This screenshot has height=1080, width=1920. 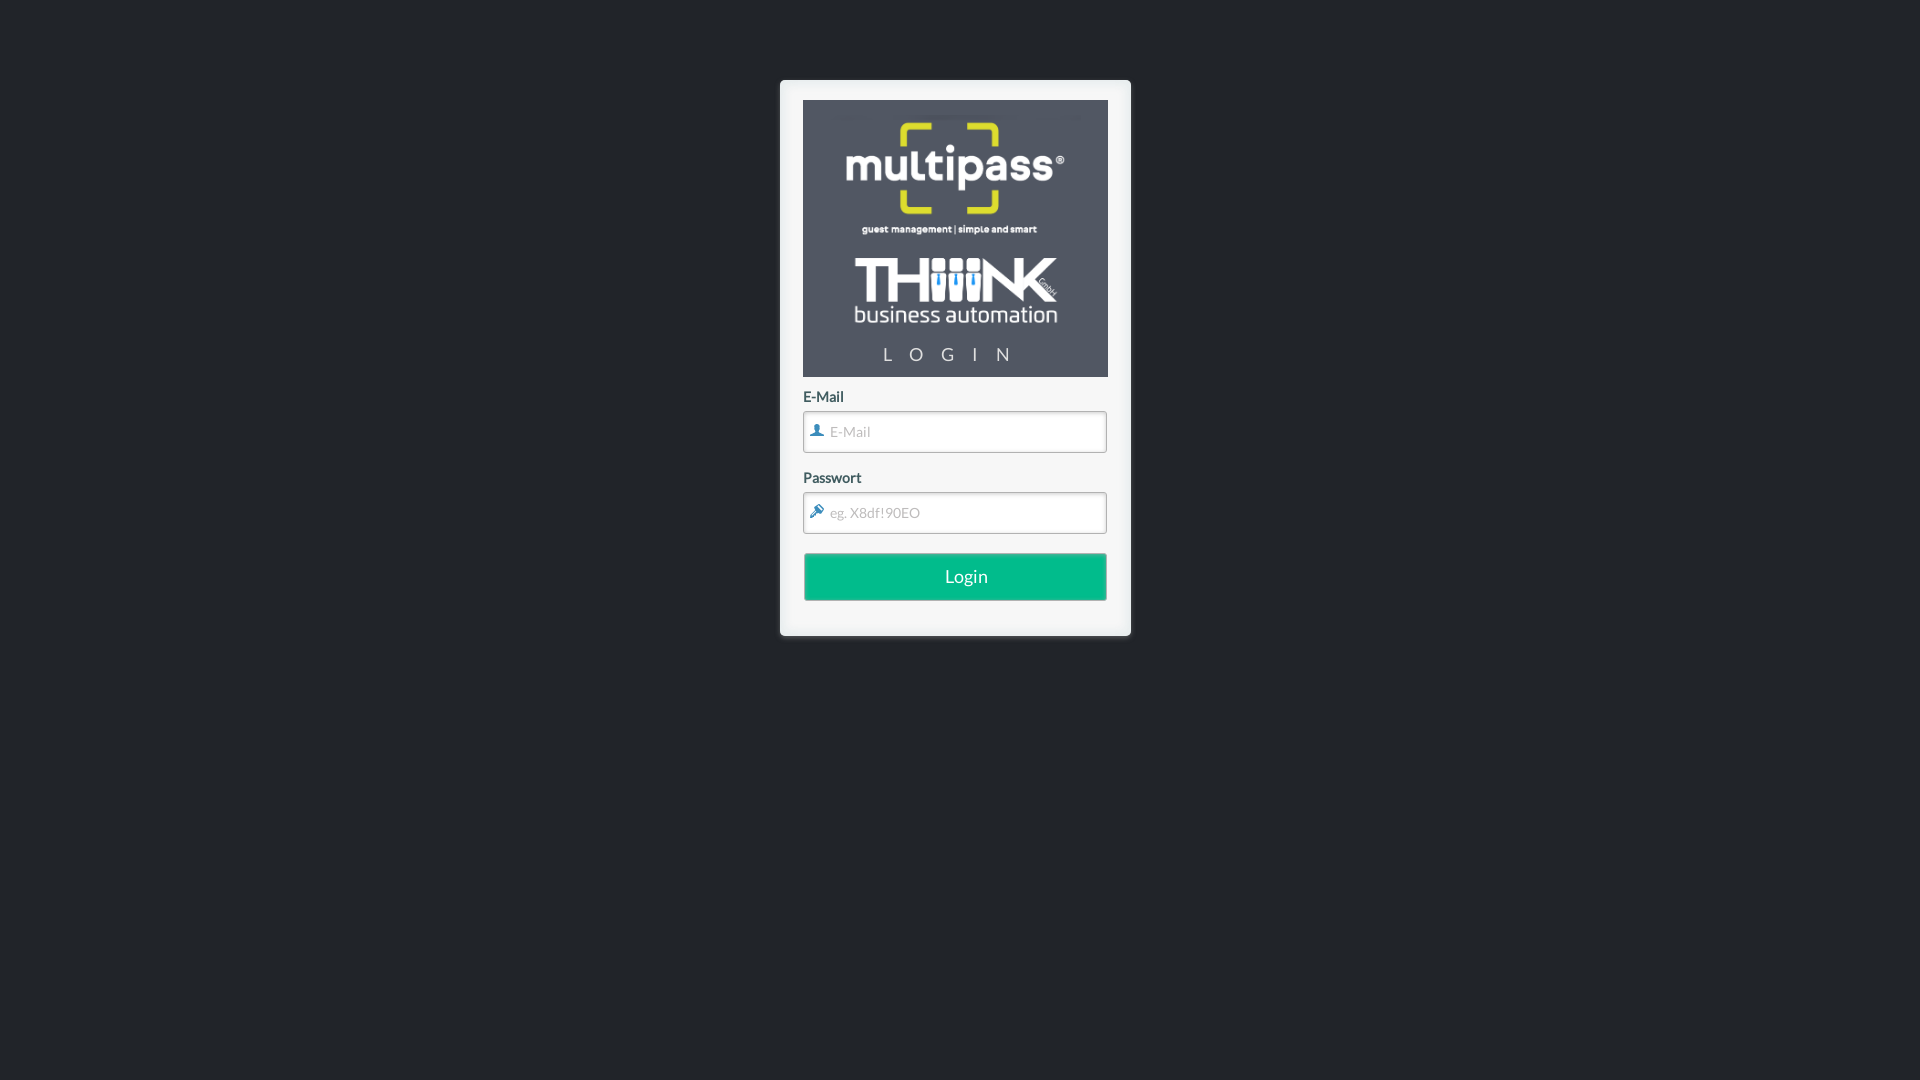 What do you see at coordinates (954, 577) in the screenshot?
I see `'Login'` at bounding box center [954, 577].